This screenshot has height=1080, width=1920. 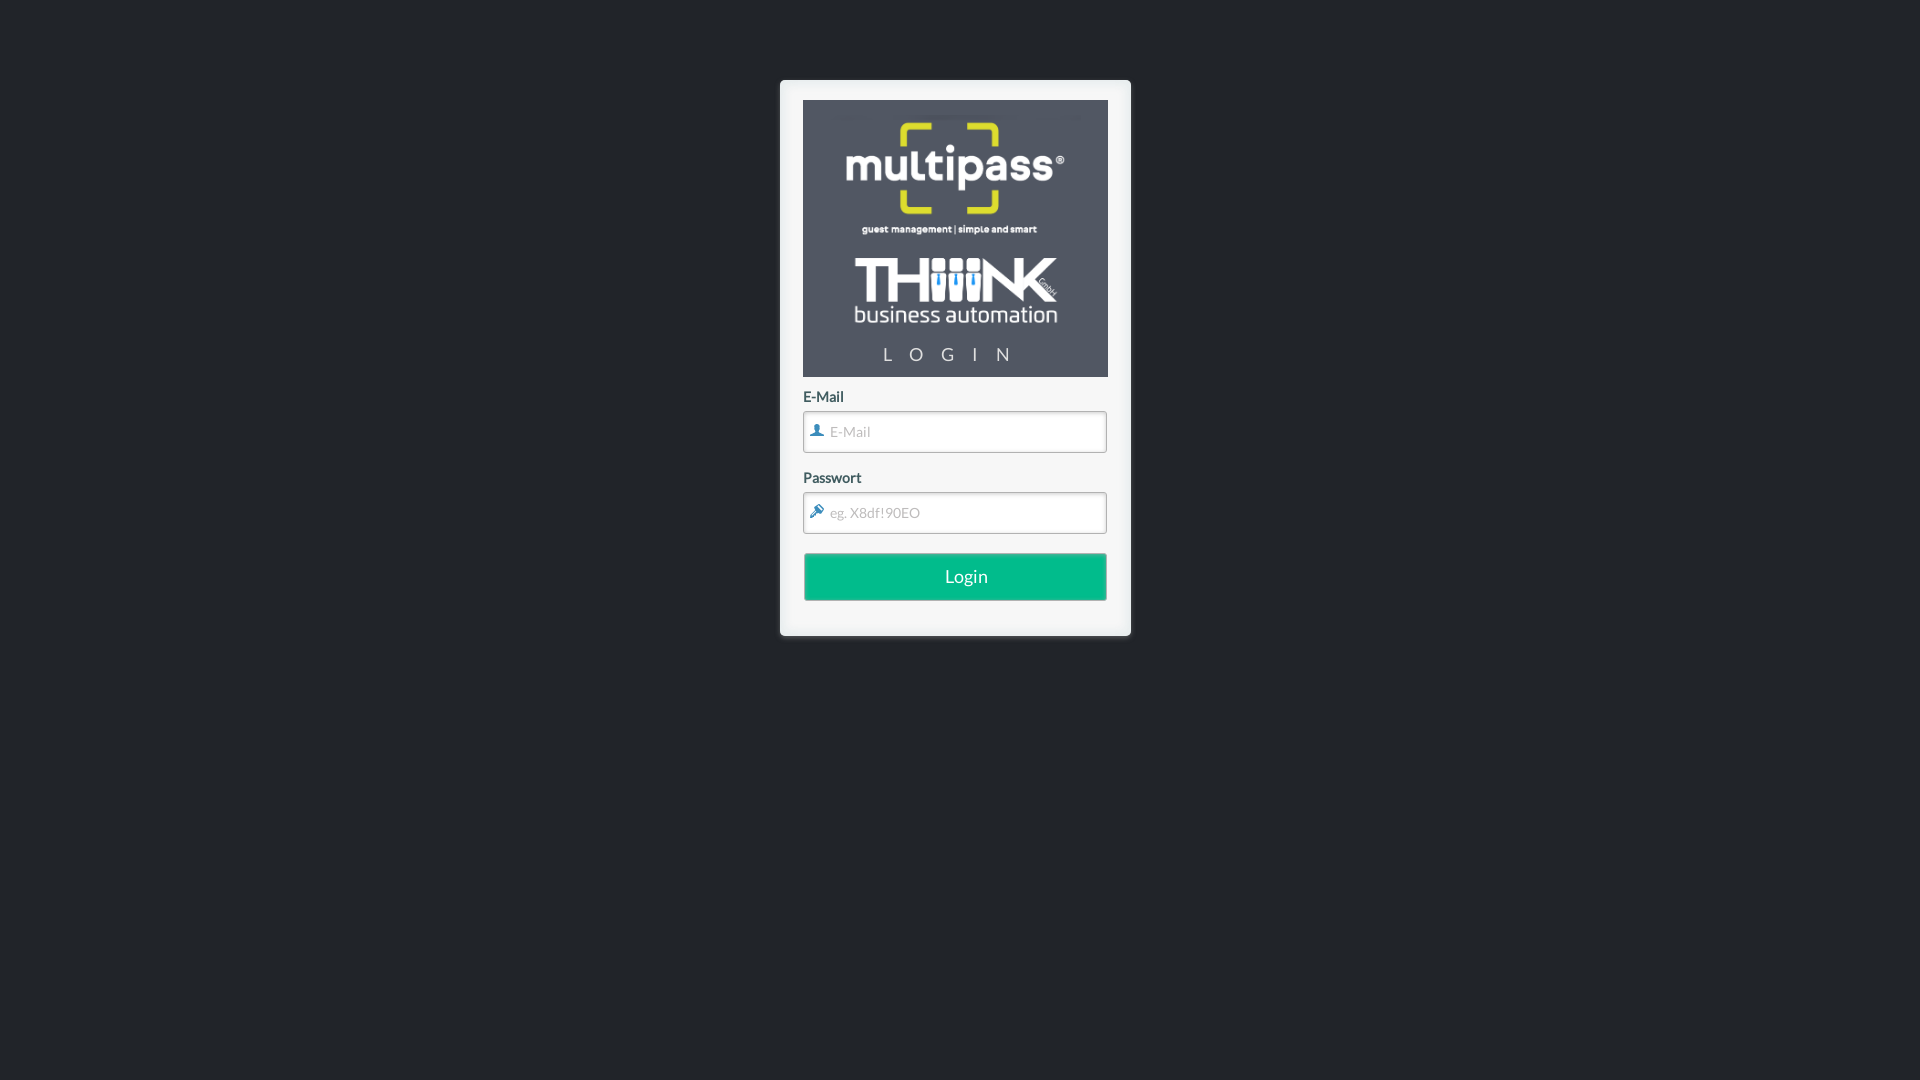 What do you see at coordinates (954, 577) in the screenshot?
I see `'Login'` at bounding box center [954, 577].